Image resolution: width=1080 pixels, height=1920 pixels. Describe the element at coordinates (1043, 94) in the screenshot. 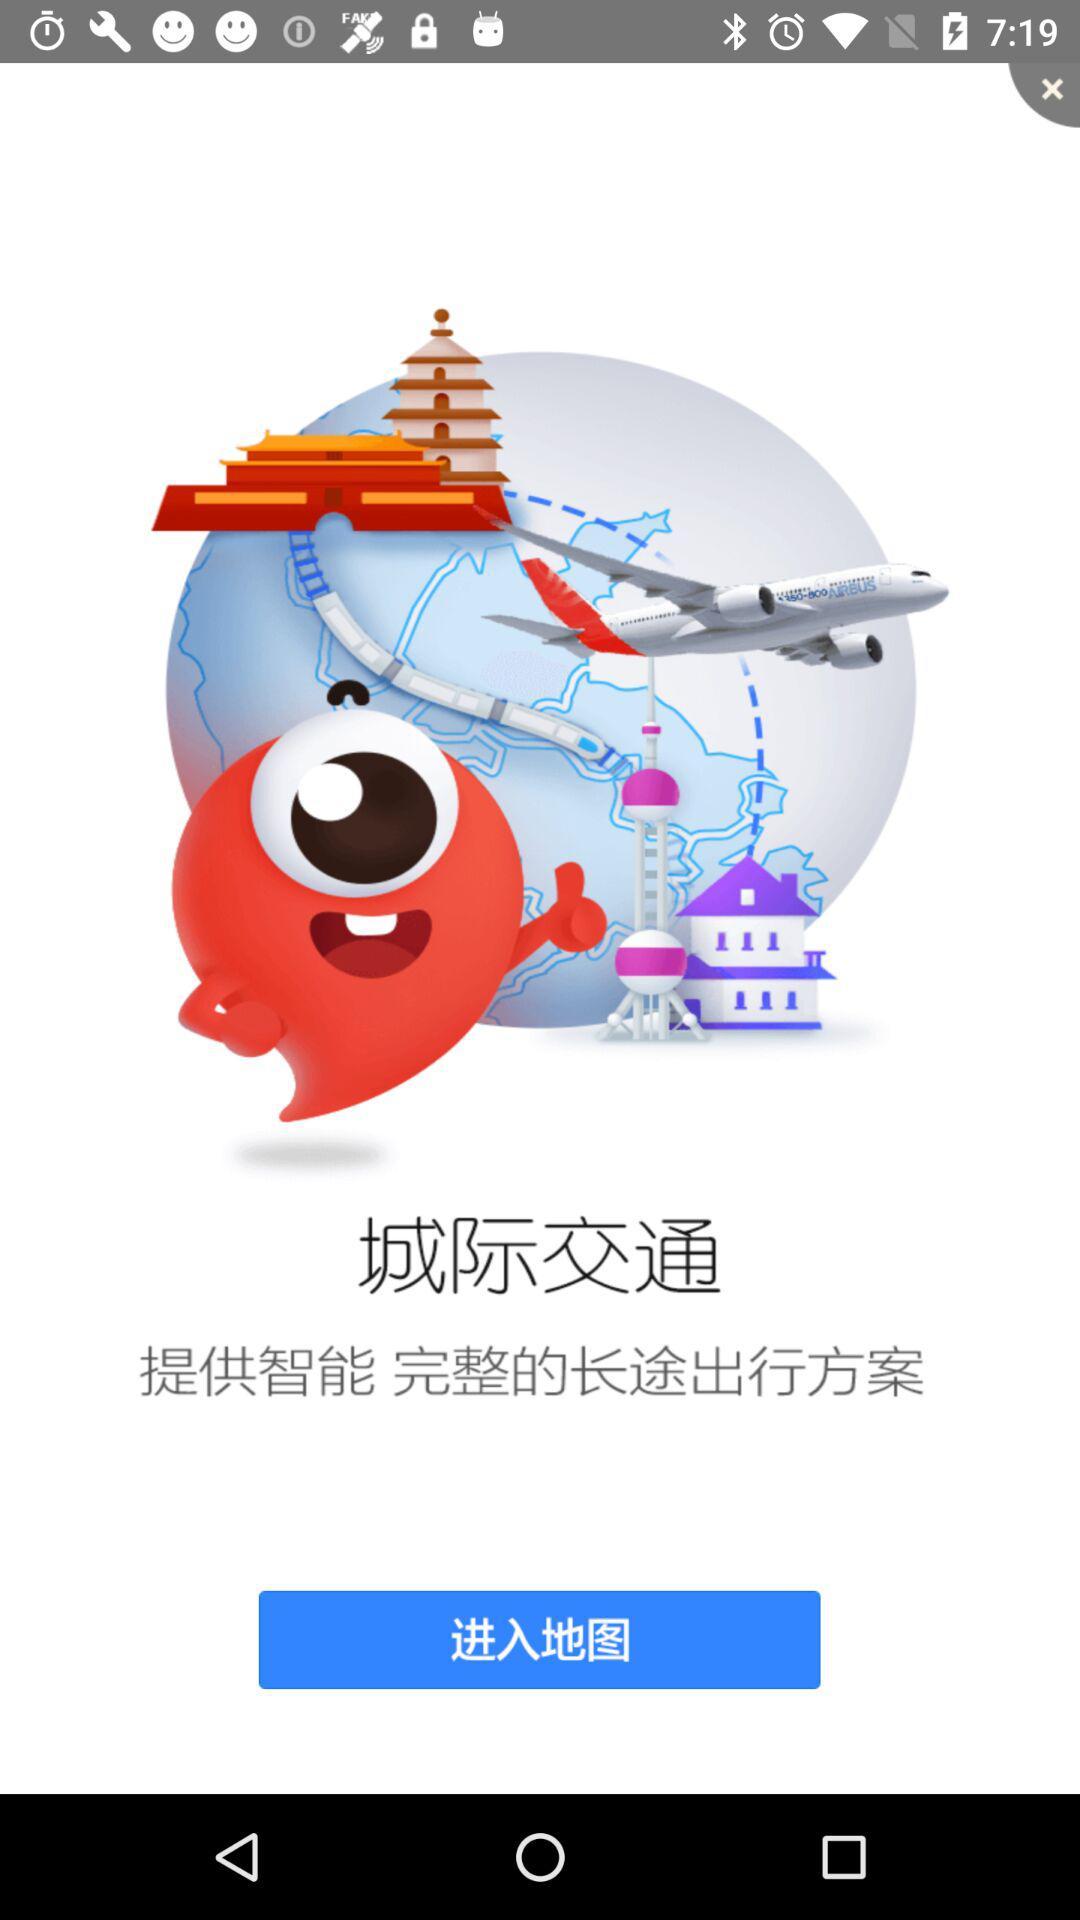

I see `the close icon` at that location.